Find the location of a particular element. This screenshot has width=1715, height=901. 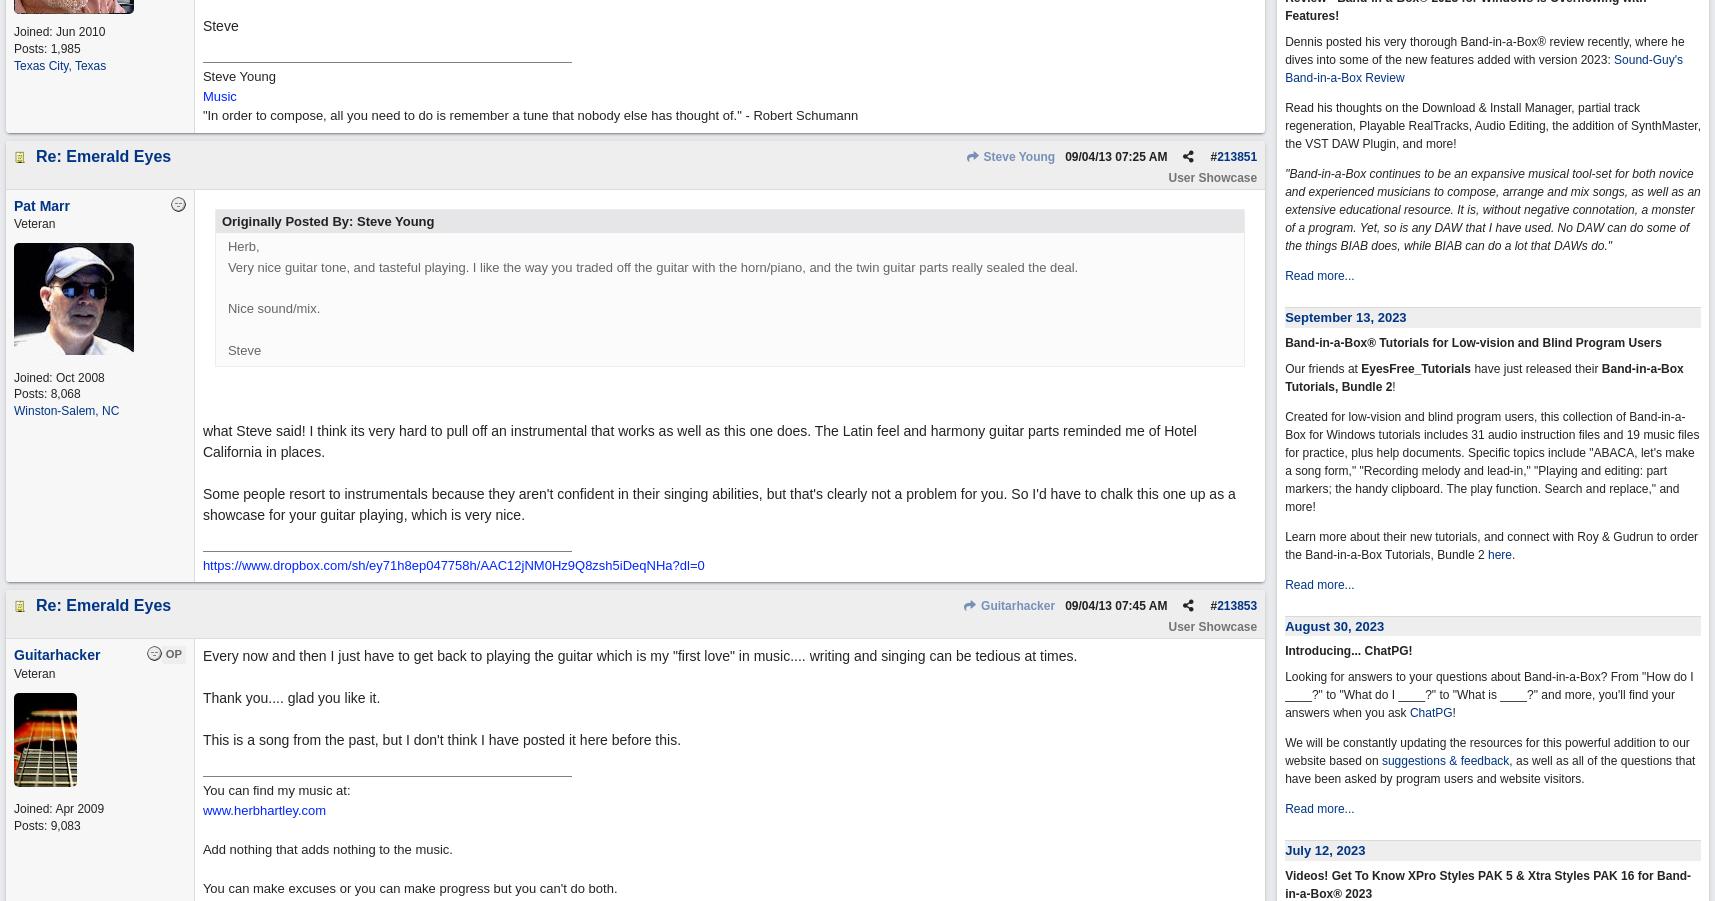

'OP' is located at coordinates (173, 654).